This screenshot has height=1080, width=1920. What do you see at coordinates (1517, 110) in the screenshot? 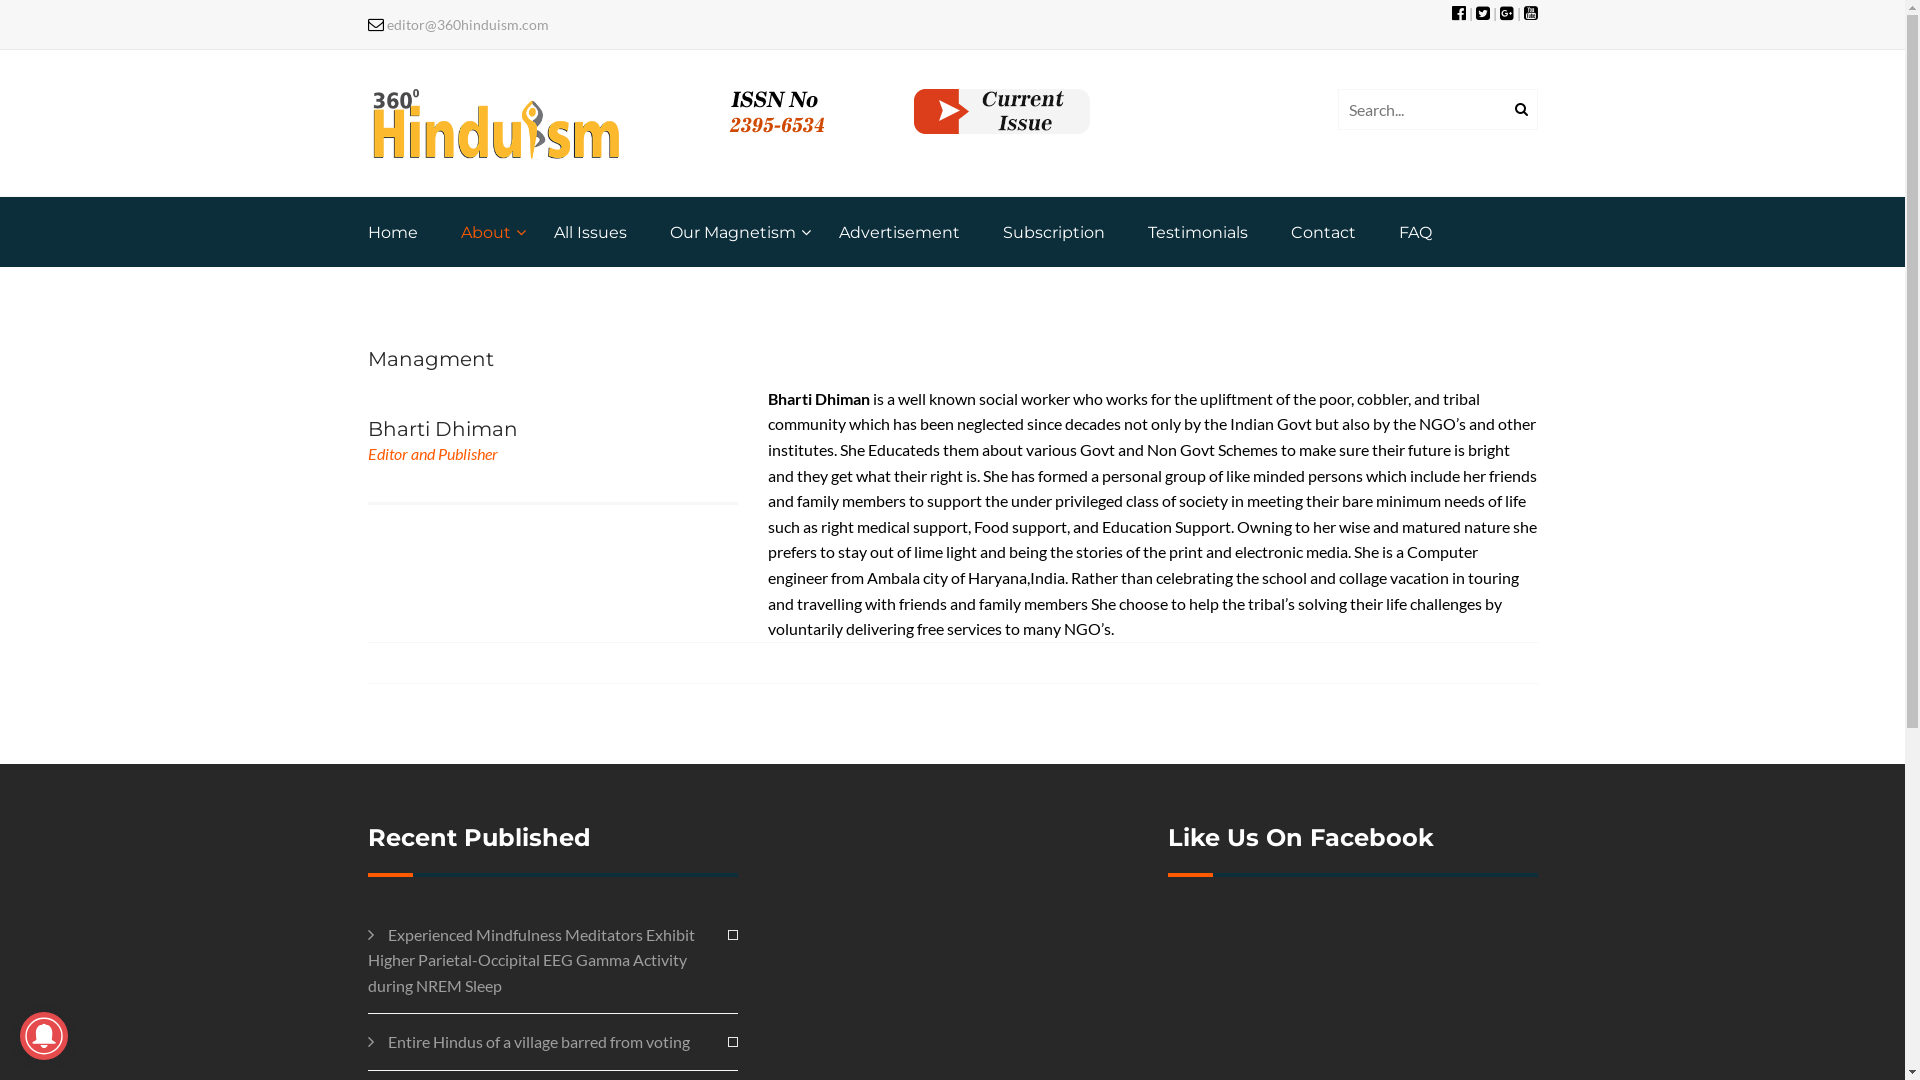
I see `'Search'` at bounding box center [1517, 110].